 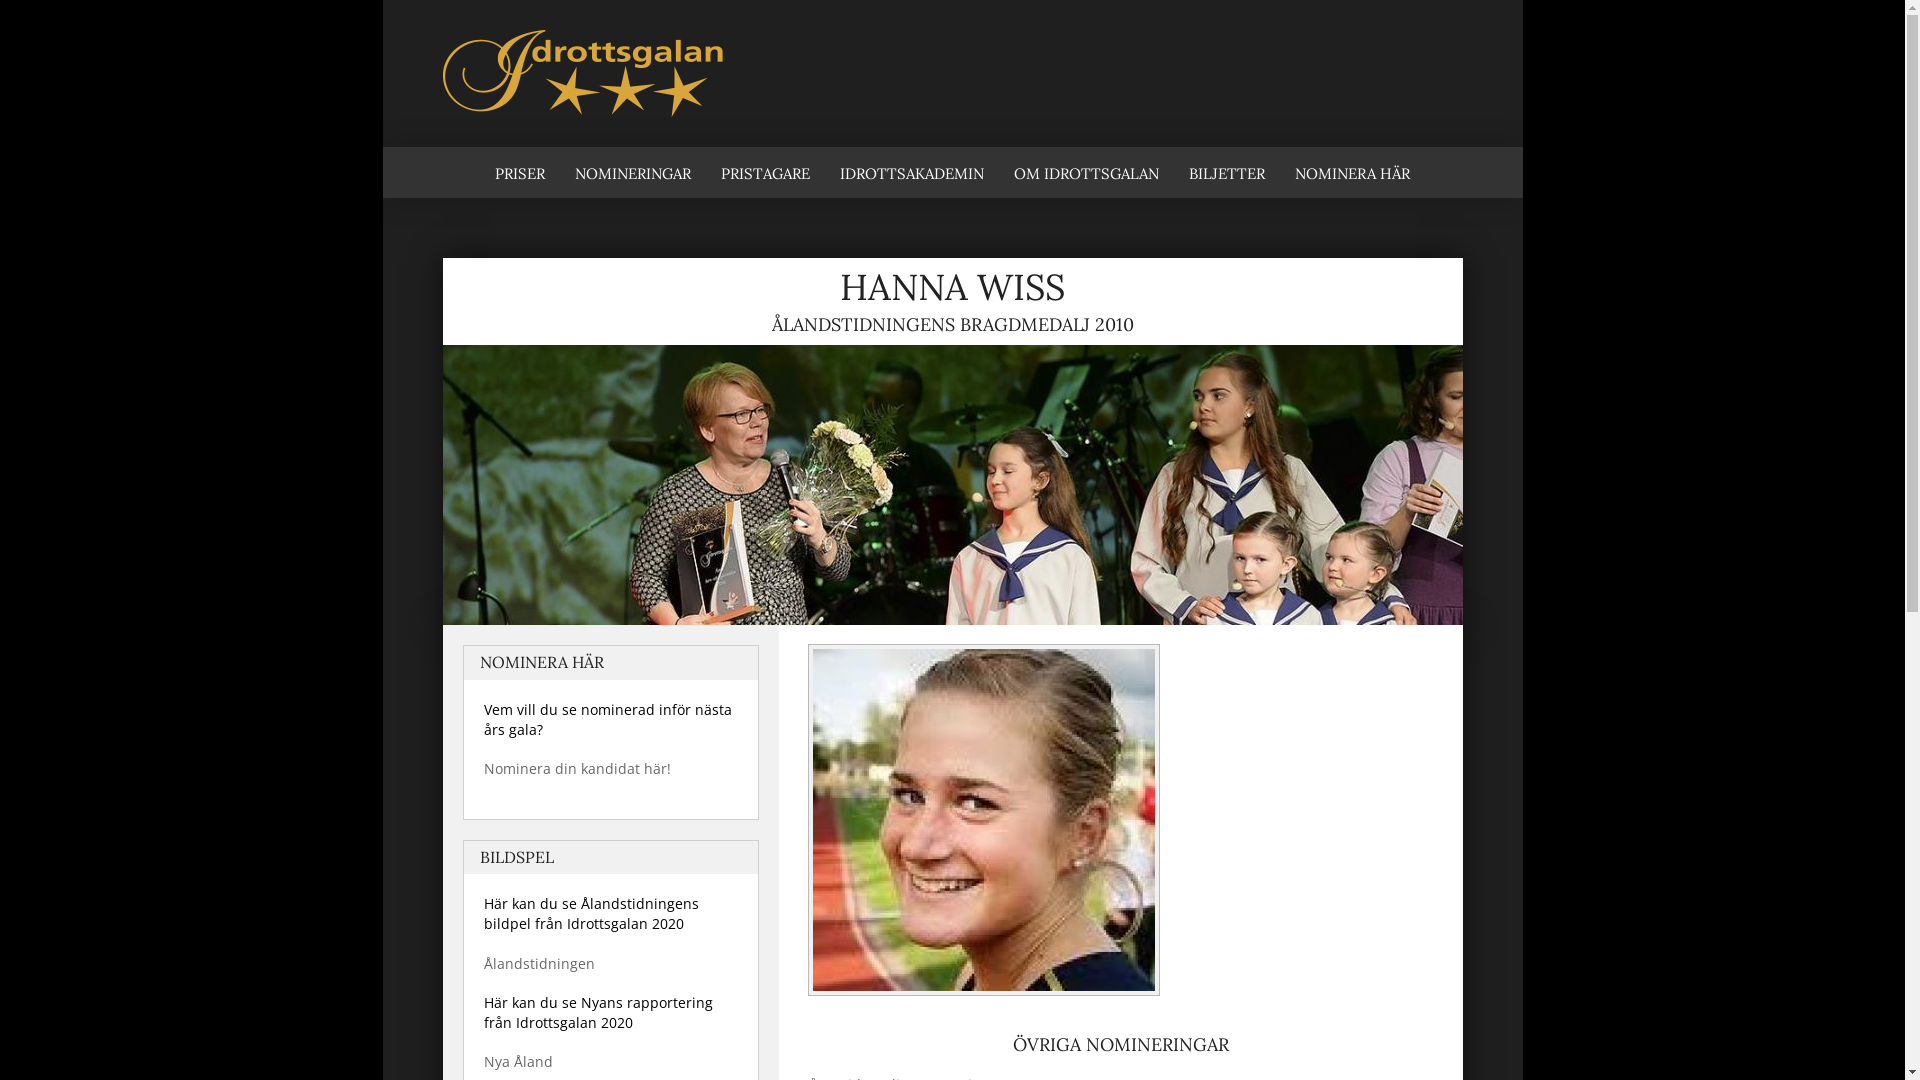 I want to click on 'PRISER', so click(x=480, y=171).